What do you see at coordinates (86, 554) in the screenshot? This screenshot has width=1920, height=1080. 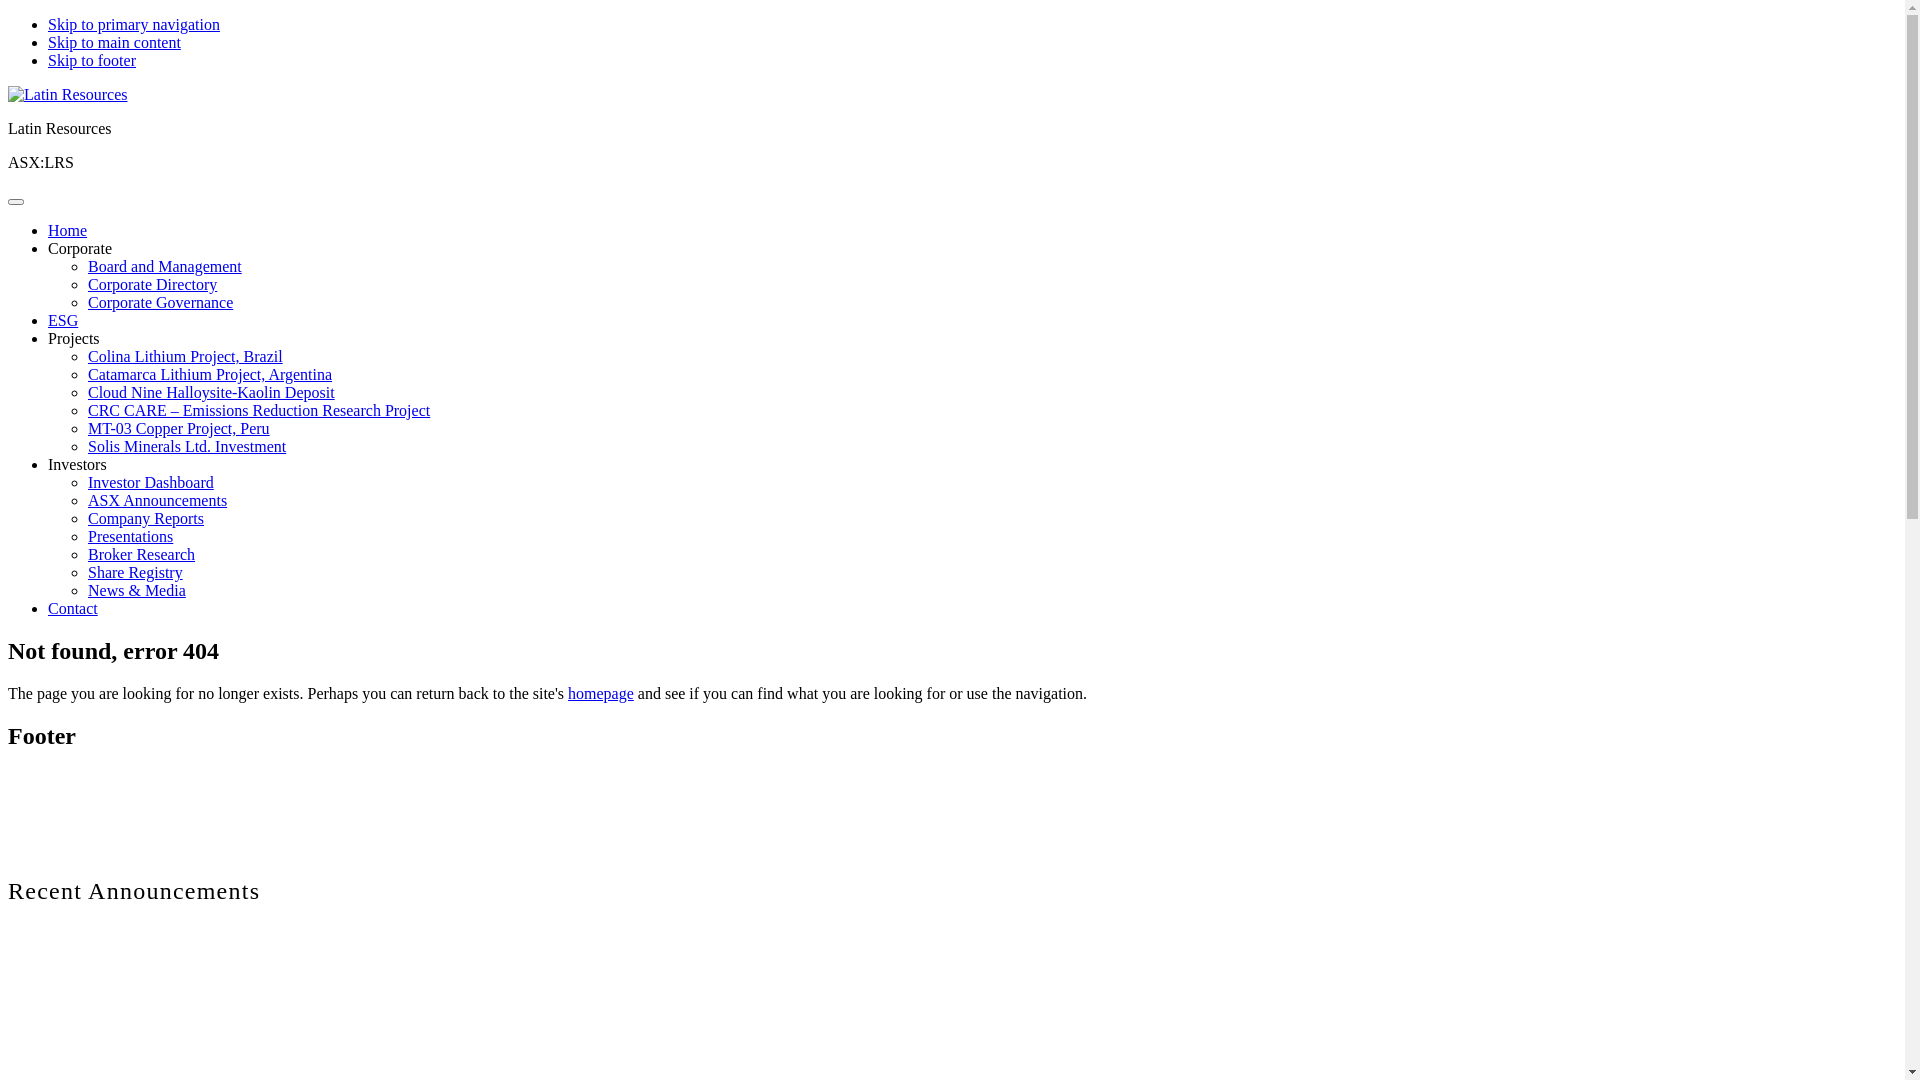 I see `'Broker Research'` at bounding box center [86, 554].